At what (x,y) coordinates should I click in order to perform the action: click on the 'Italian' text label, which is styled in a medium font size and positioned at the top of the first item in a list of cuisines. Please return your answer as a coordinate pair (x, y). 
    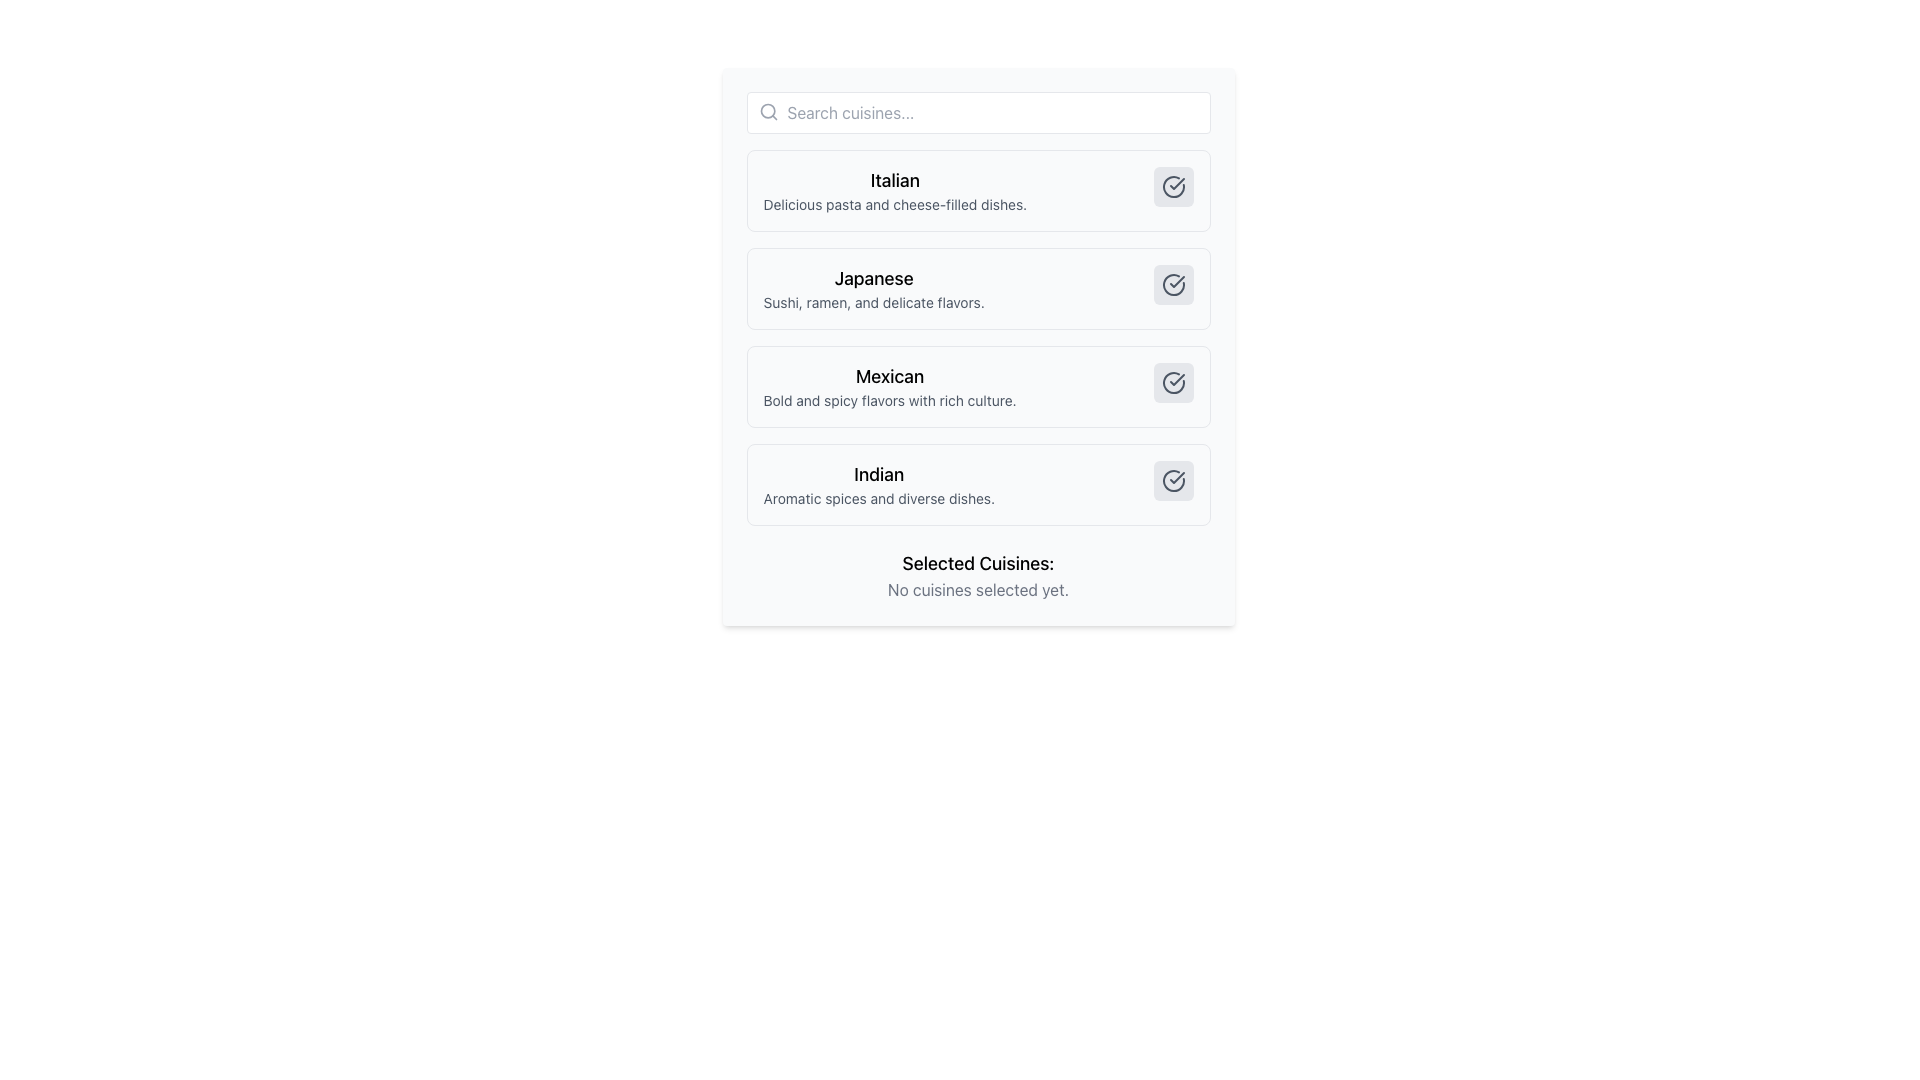
    Looking at the image, I should click on (894, 181).